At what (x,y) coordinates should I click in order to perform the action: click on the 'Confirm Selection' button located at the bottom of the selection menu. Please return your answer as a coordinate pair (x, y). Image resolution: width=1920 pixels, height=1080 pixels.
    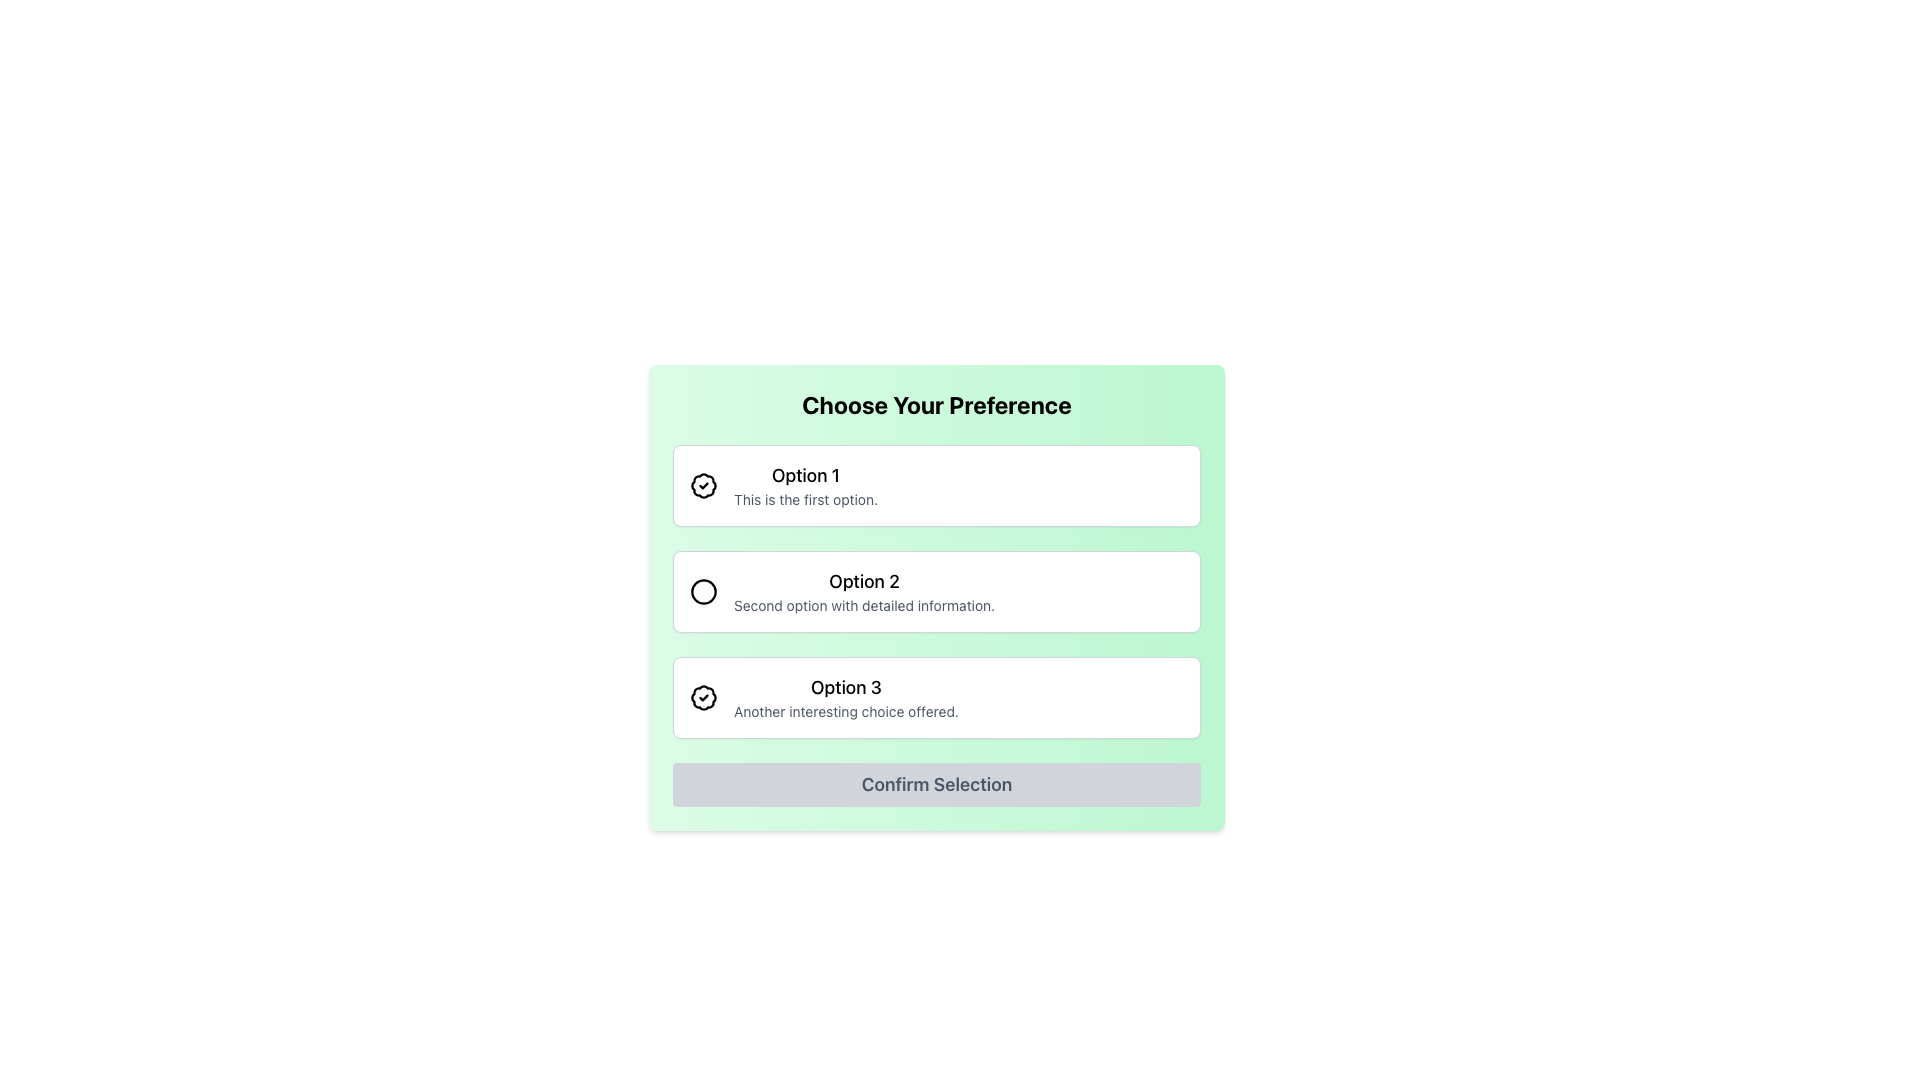
    Looking at the image, I should click on (935, 784).